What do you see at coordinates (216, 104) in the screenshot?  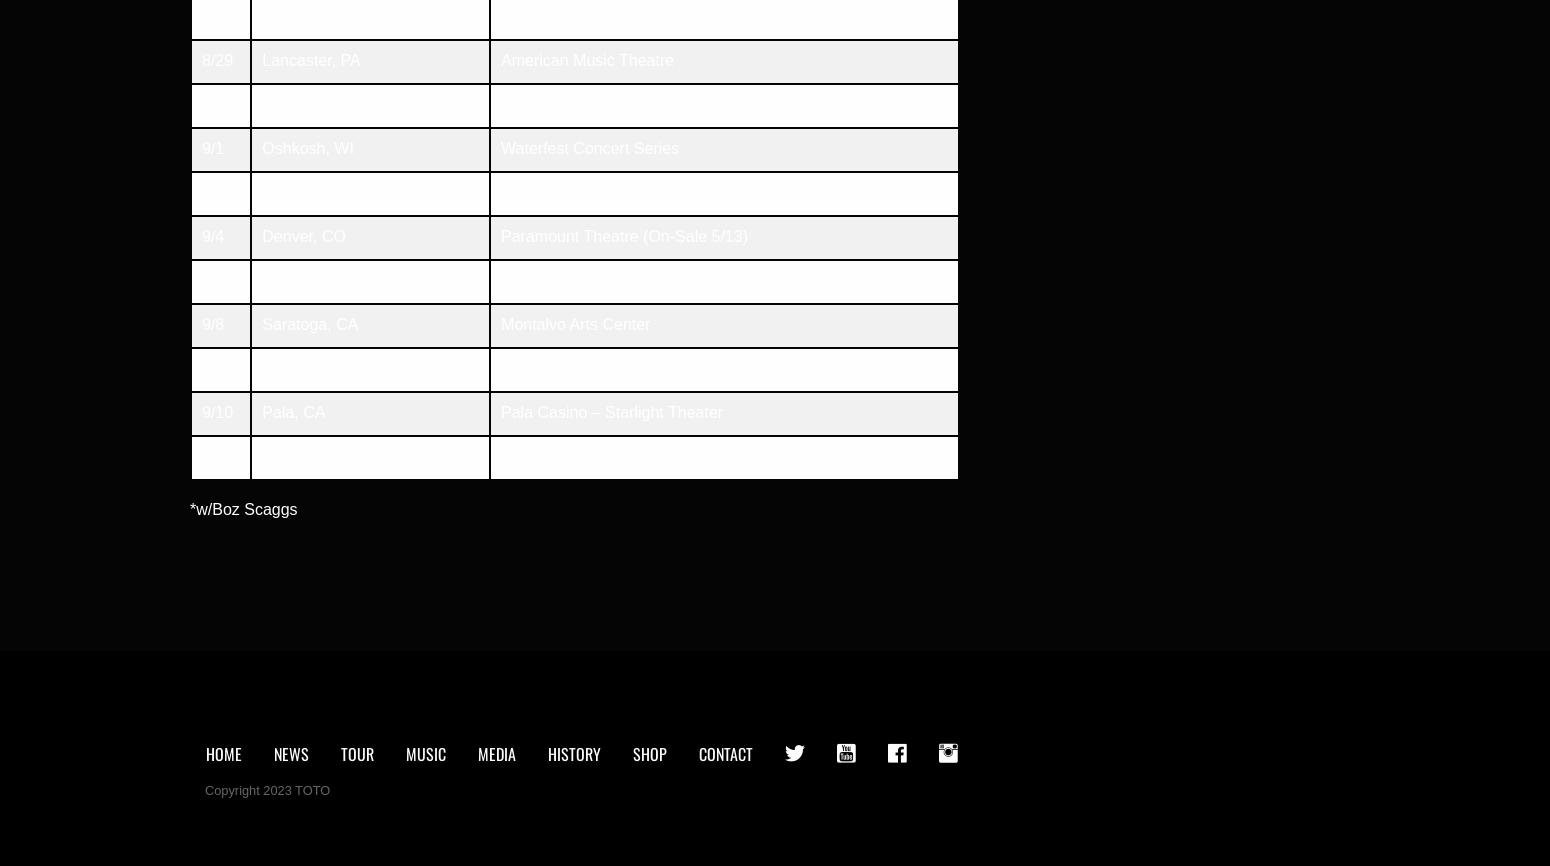 I see `'8/31'` at bounding box center [216, 104].